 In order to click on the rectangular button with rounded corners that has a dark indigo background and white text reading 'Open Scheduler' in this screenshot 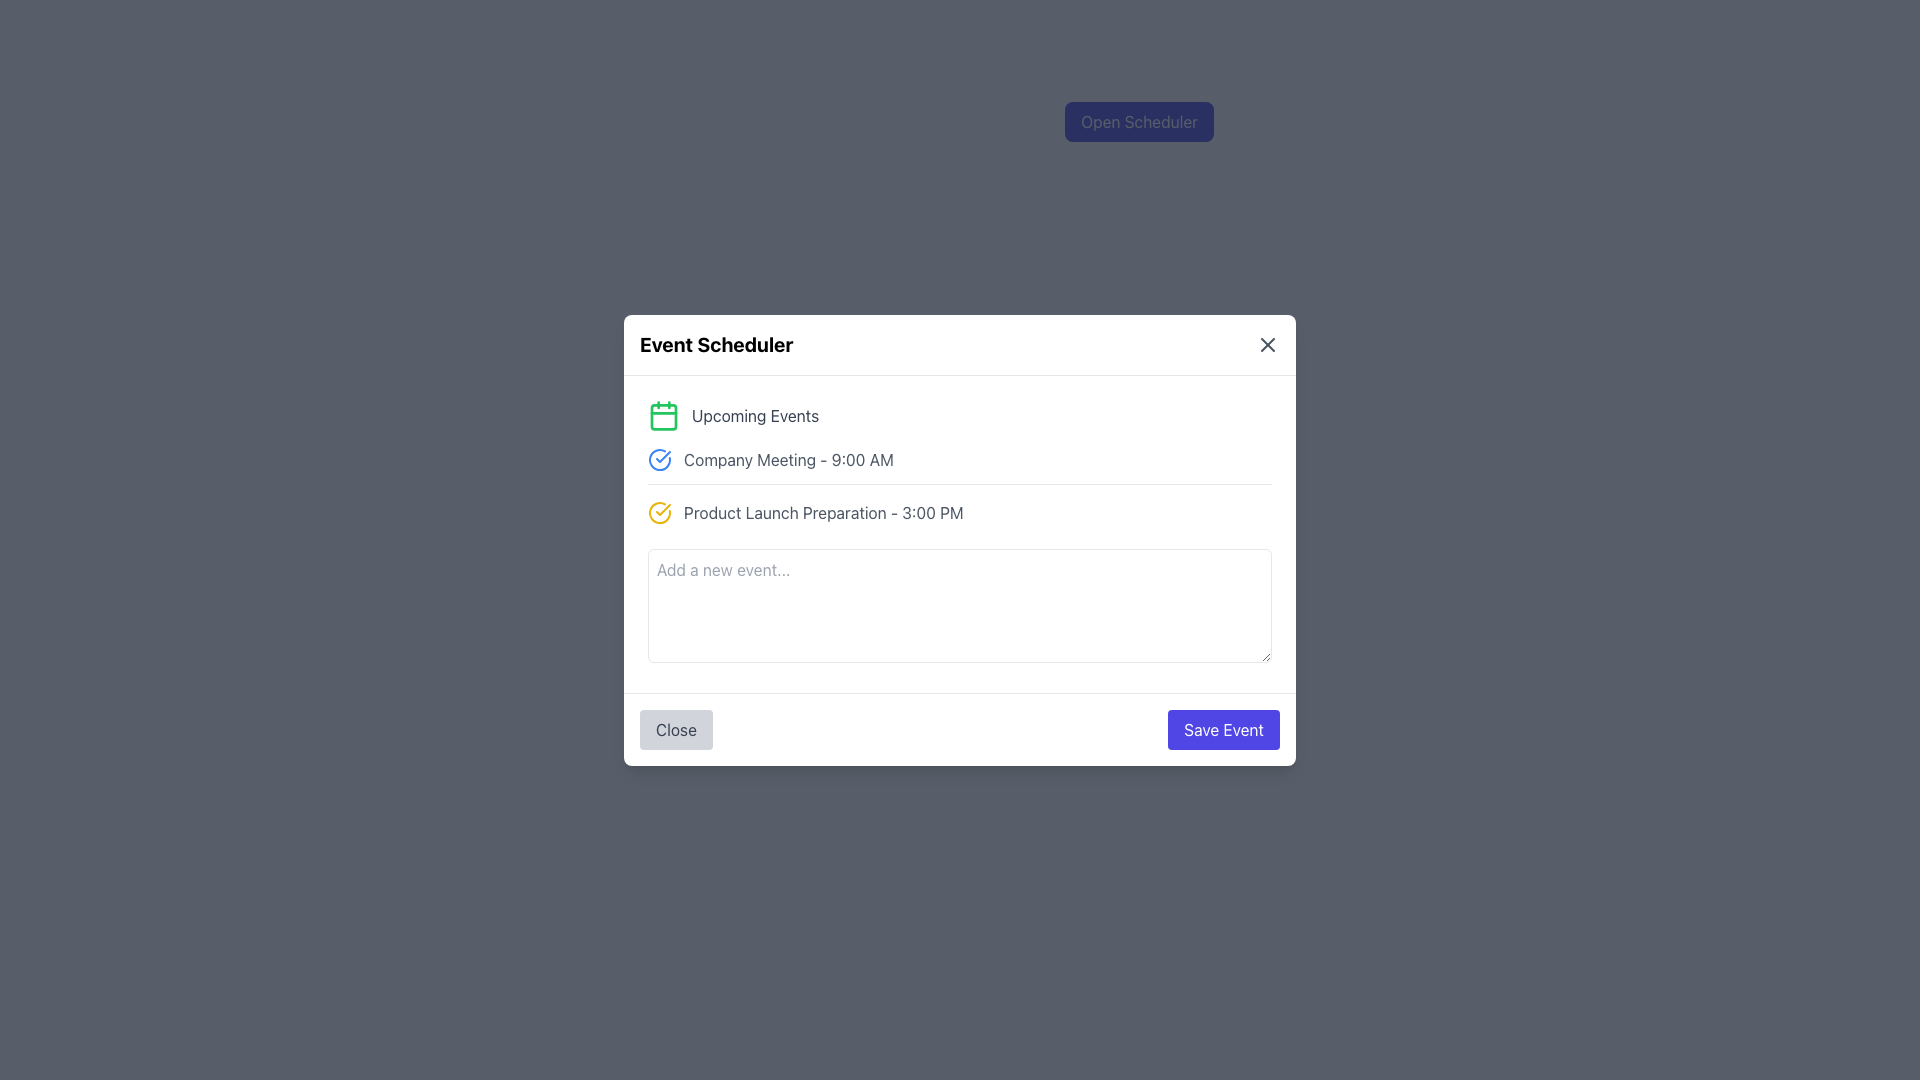, I will do `click(1139, 122)`.